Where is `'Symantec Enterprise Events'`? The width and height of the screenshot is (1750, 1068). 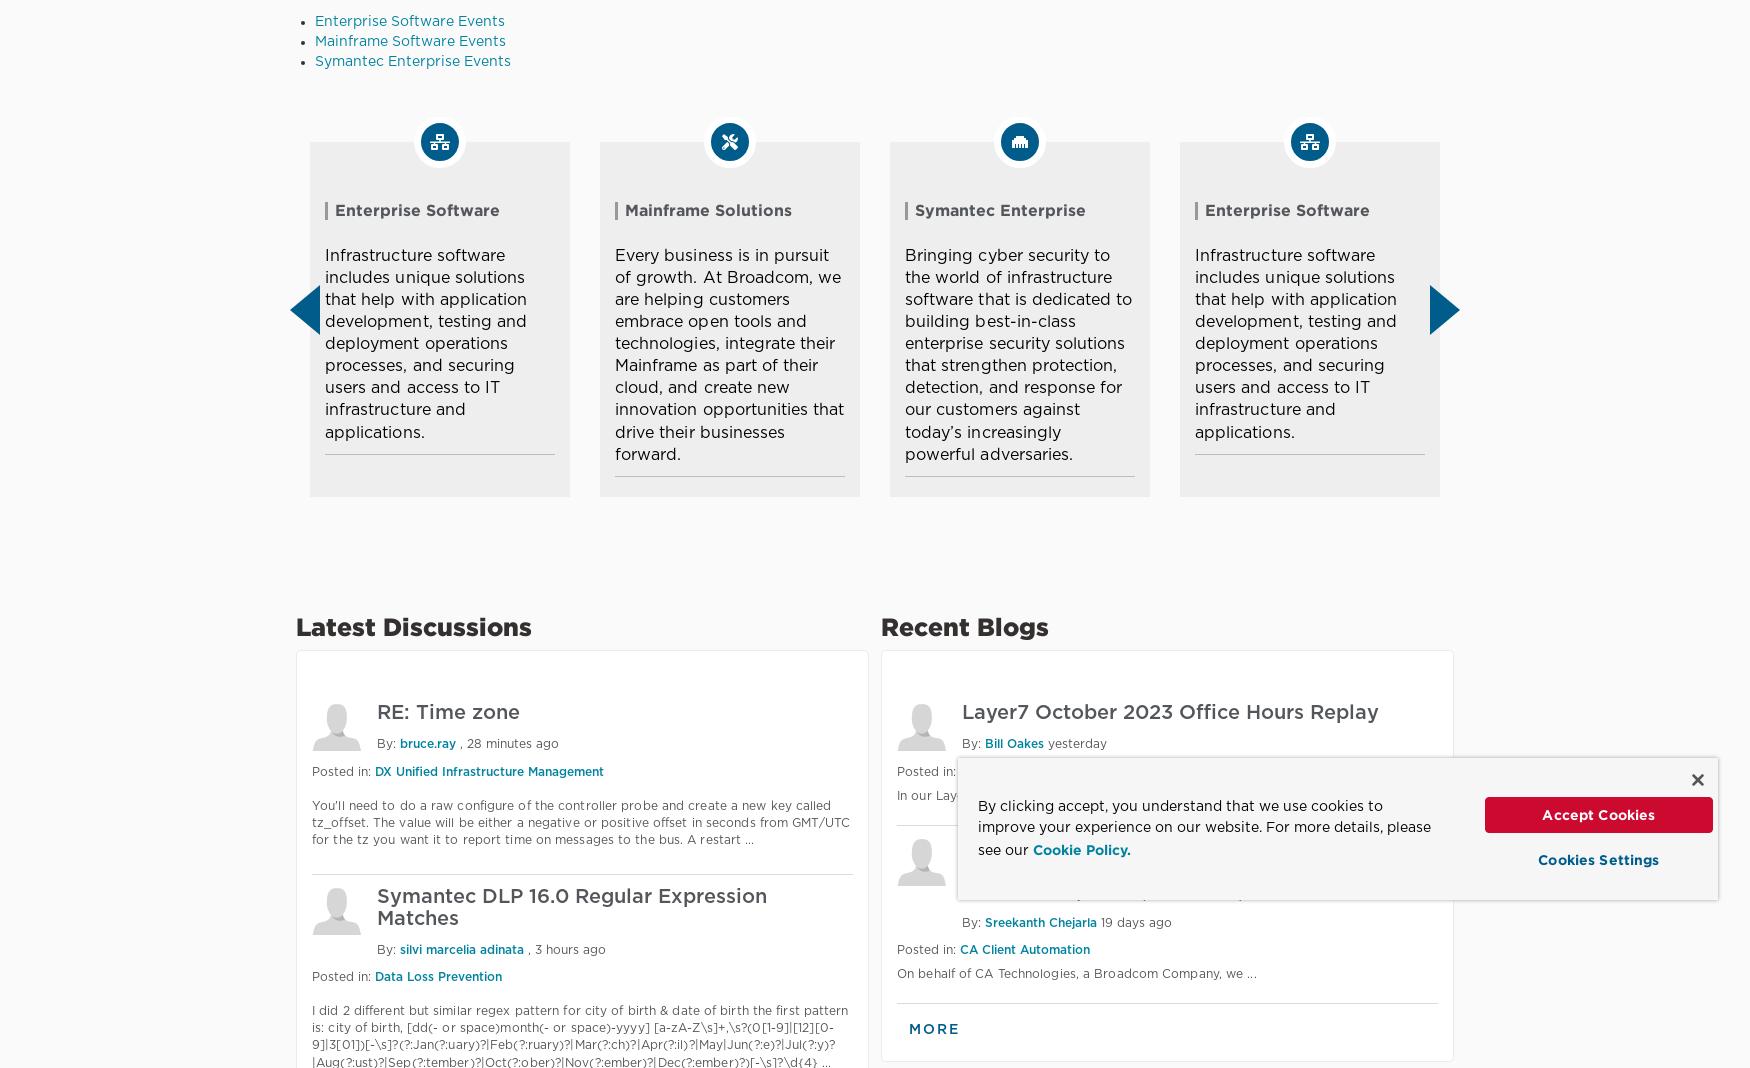 'Symantec Enterprise Events' is located at coordinates (315, 61).